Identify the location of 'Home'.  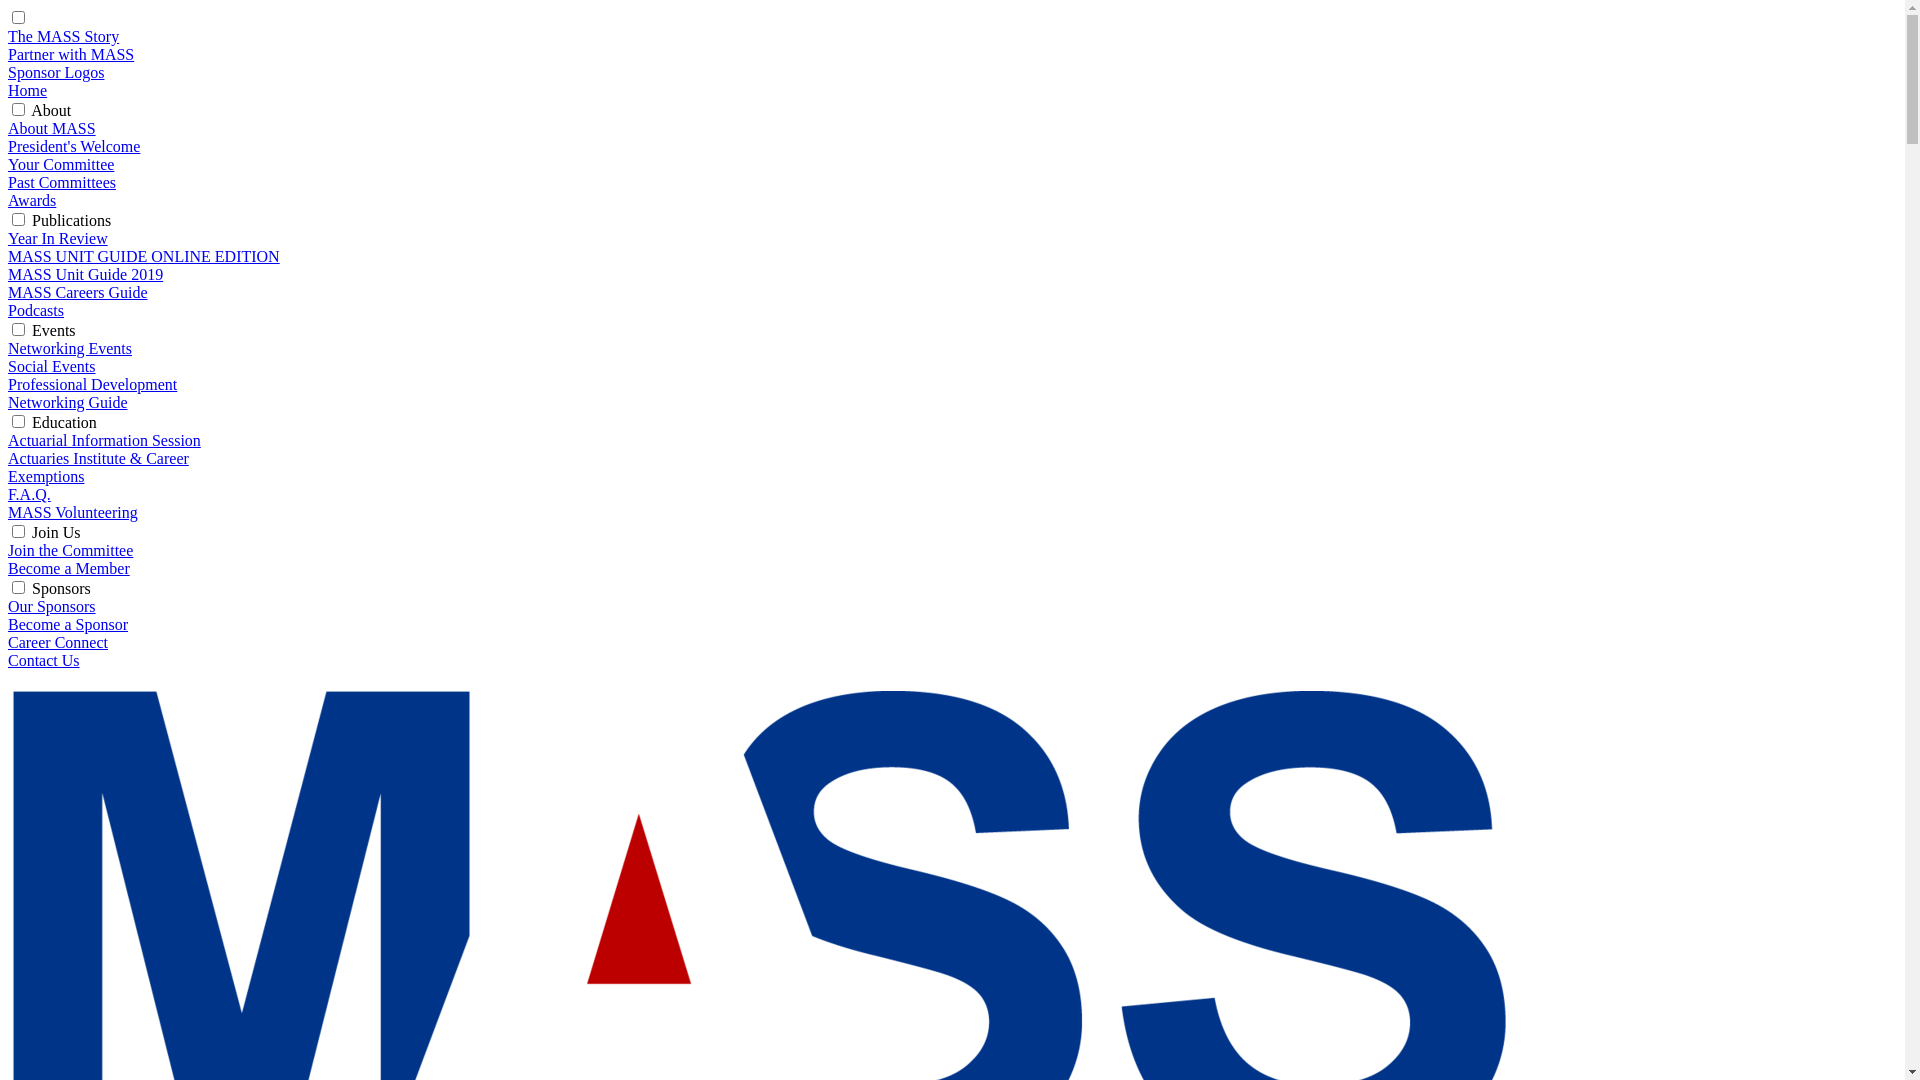
(27, 90).